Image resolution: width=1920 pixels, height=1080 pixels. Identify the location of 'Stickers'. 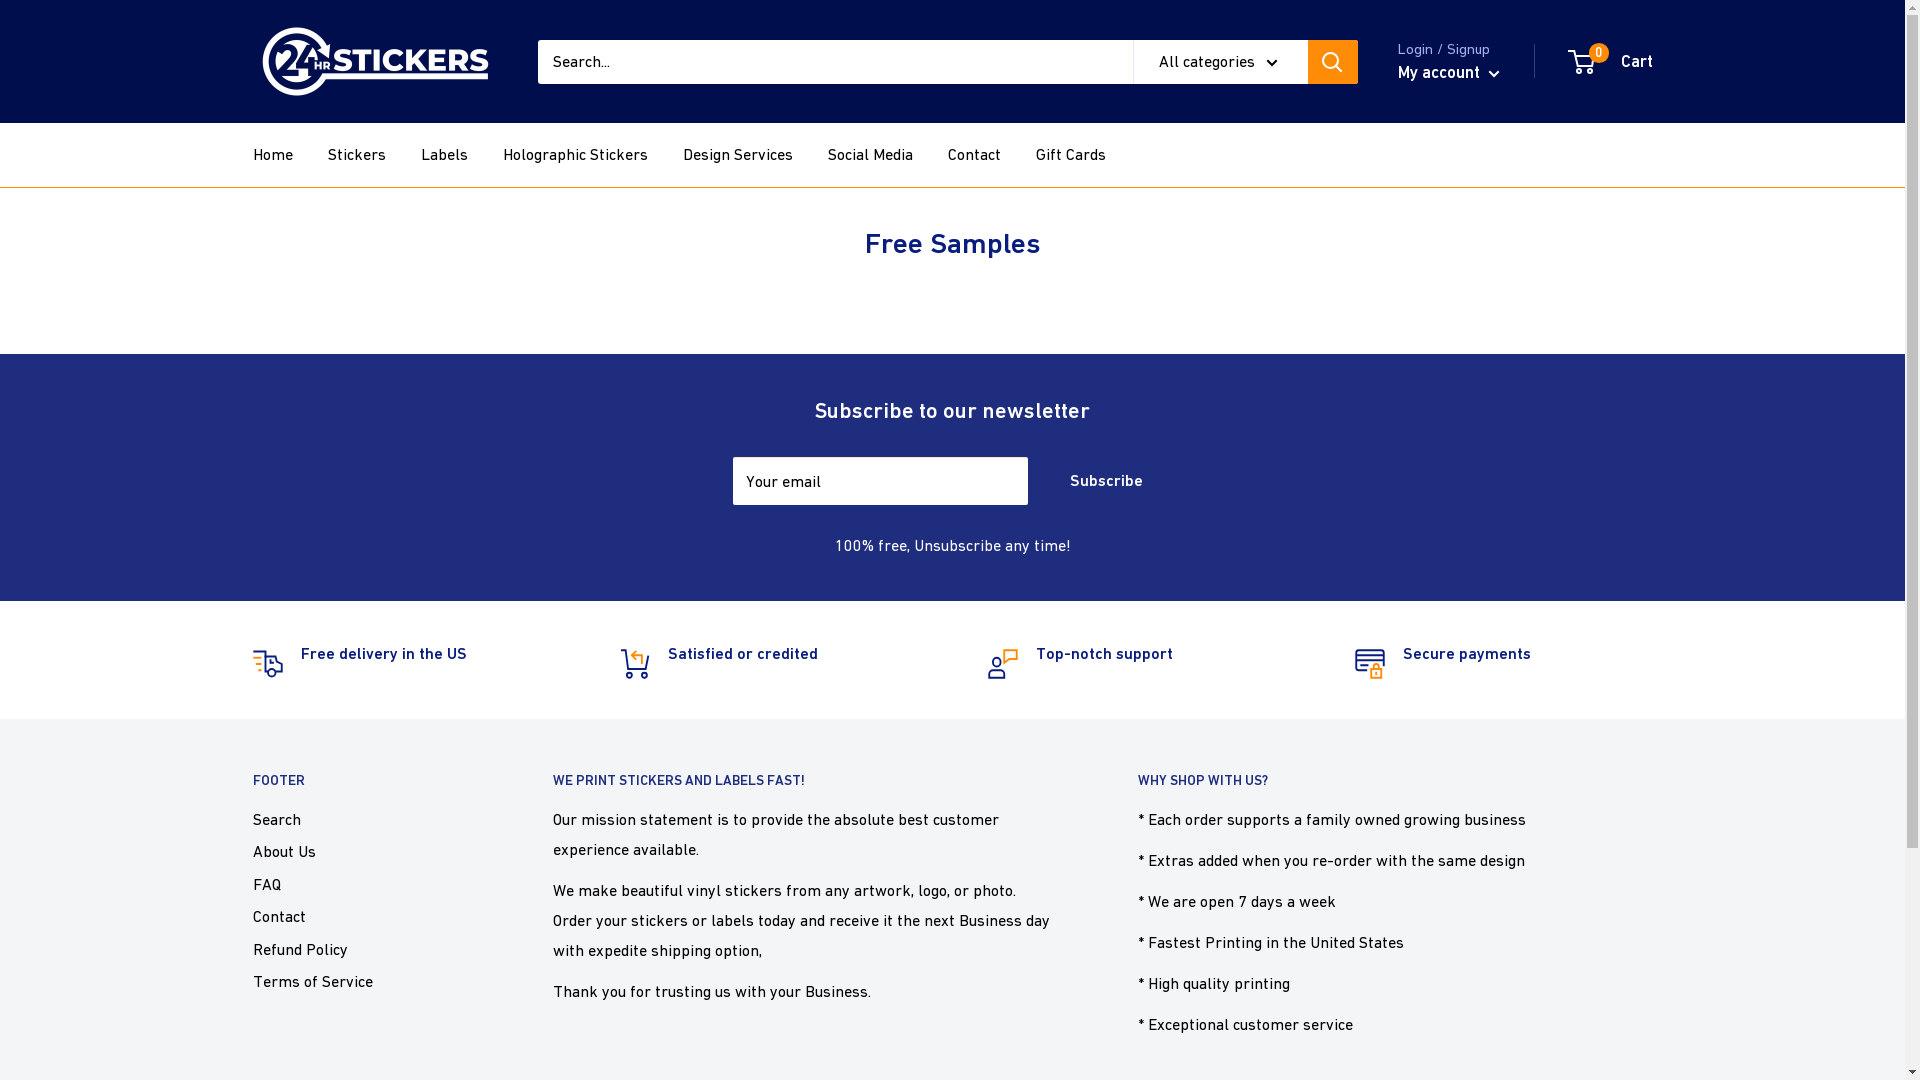
(356, 153).